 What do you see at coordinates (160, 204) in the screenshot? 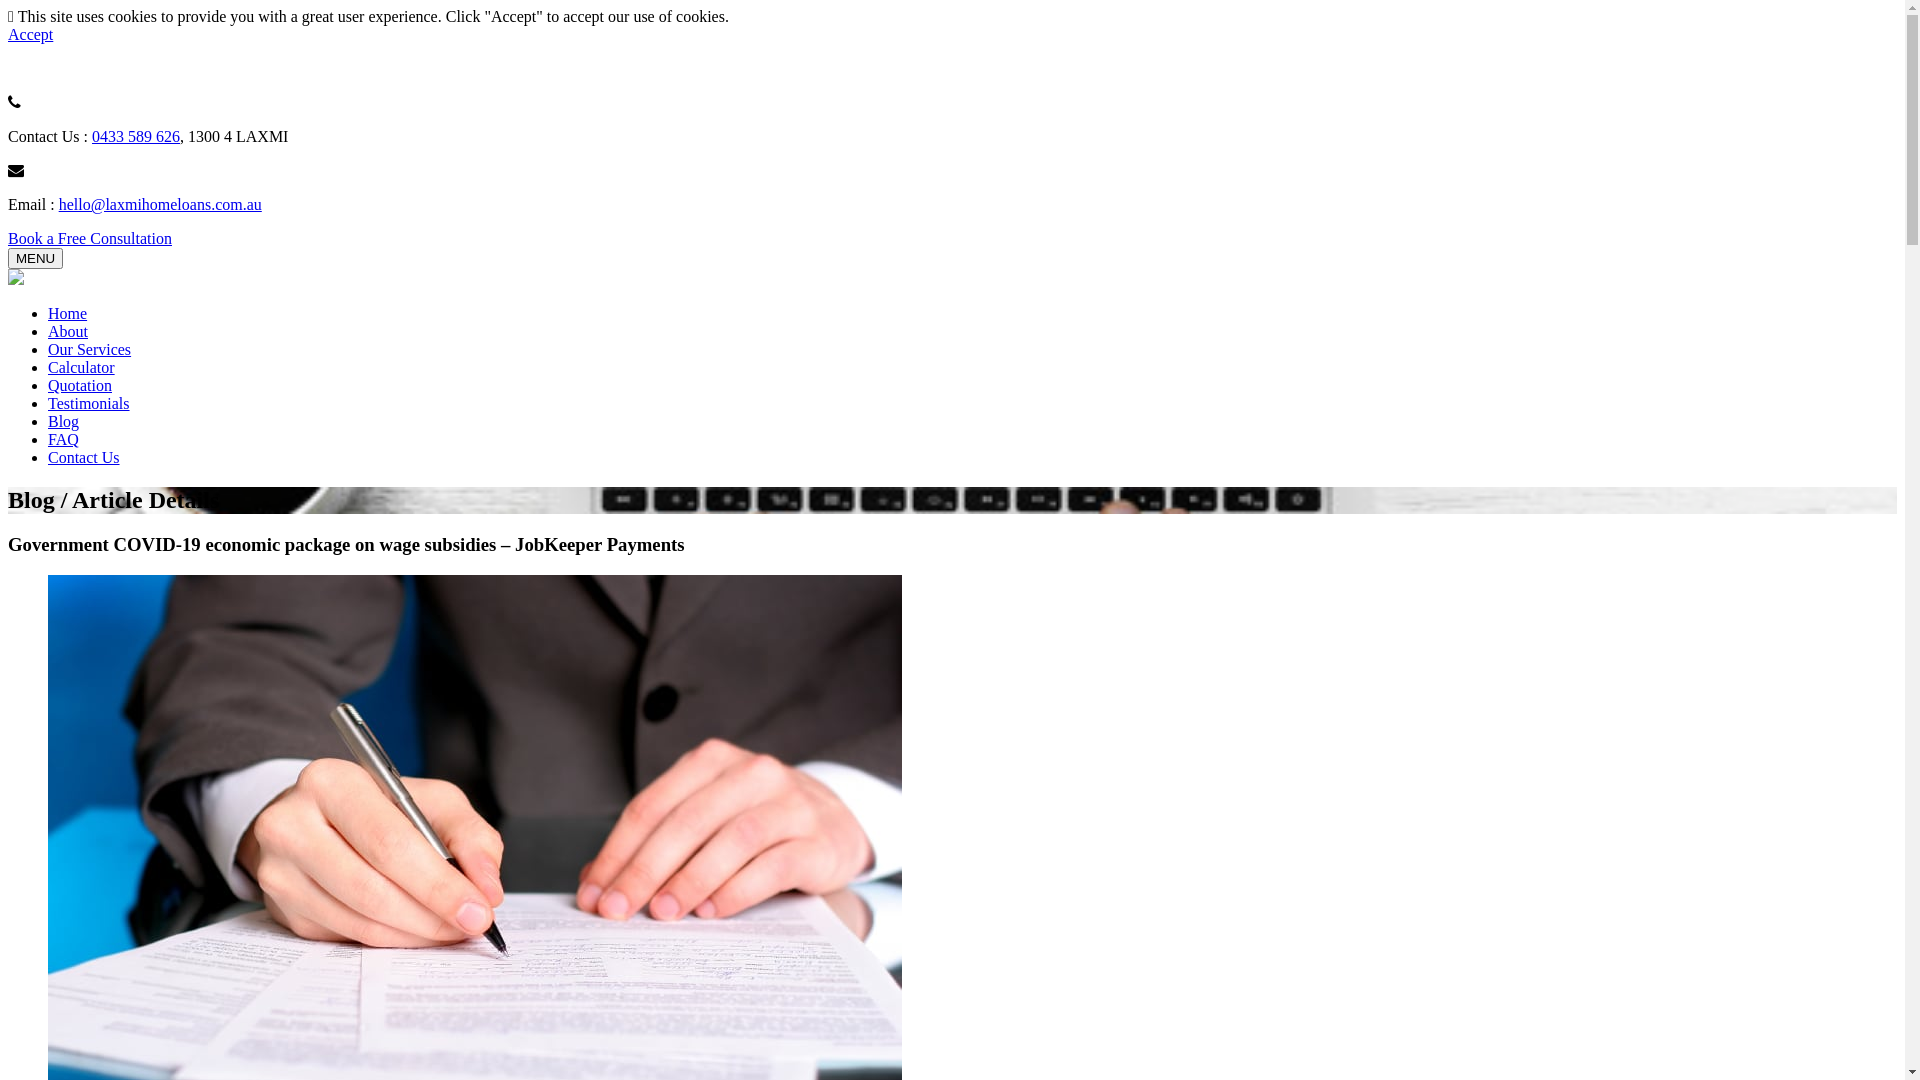
I see `'hello@laxmihomeloans.com.au'` at bounding box center [160, 204].